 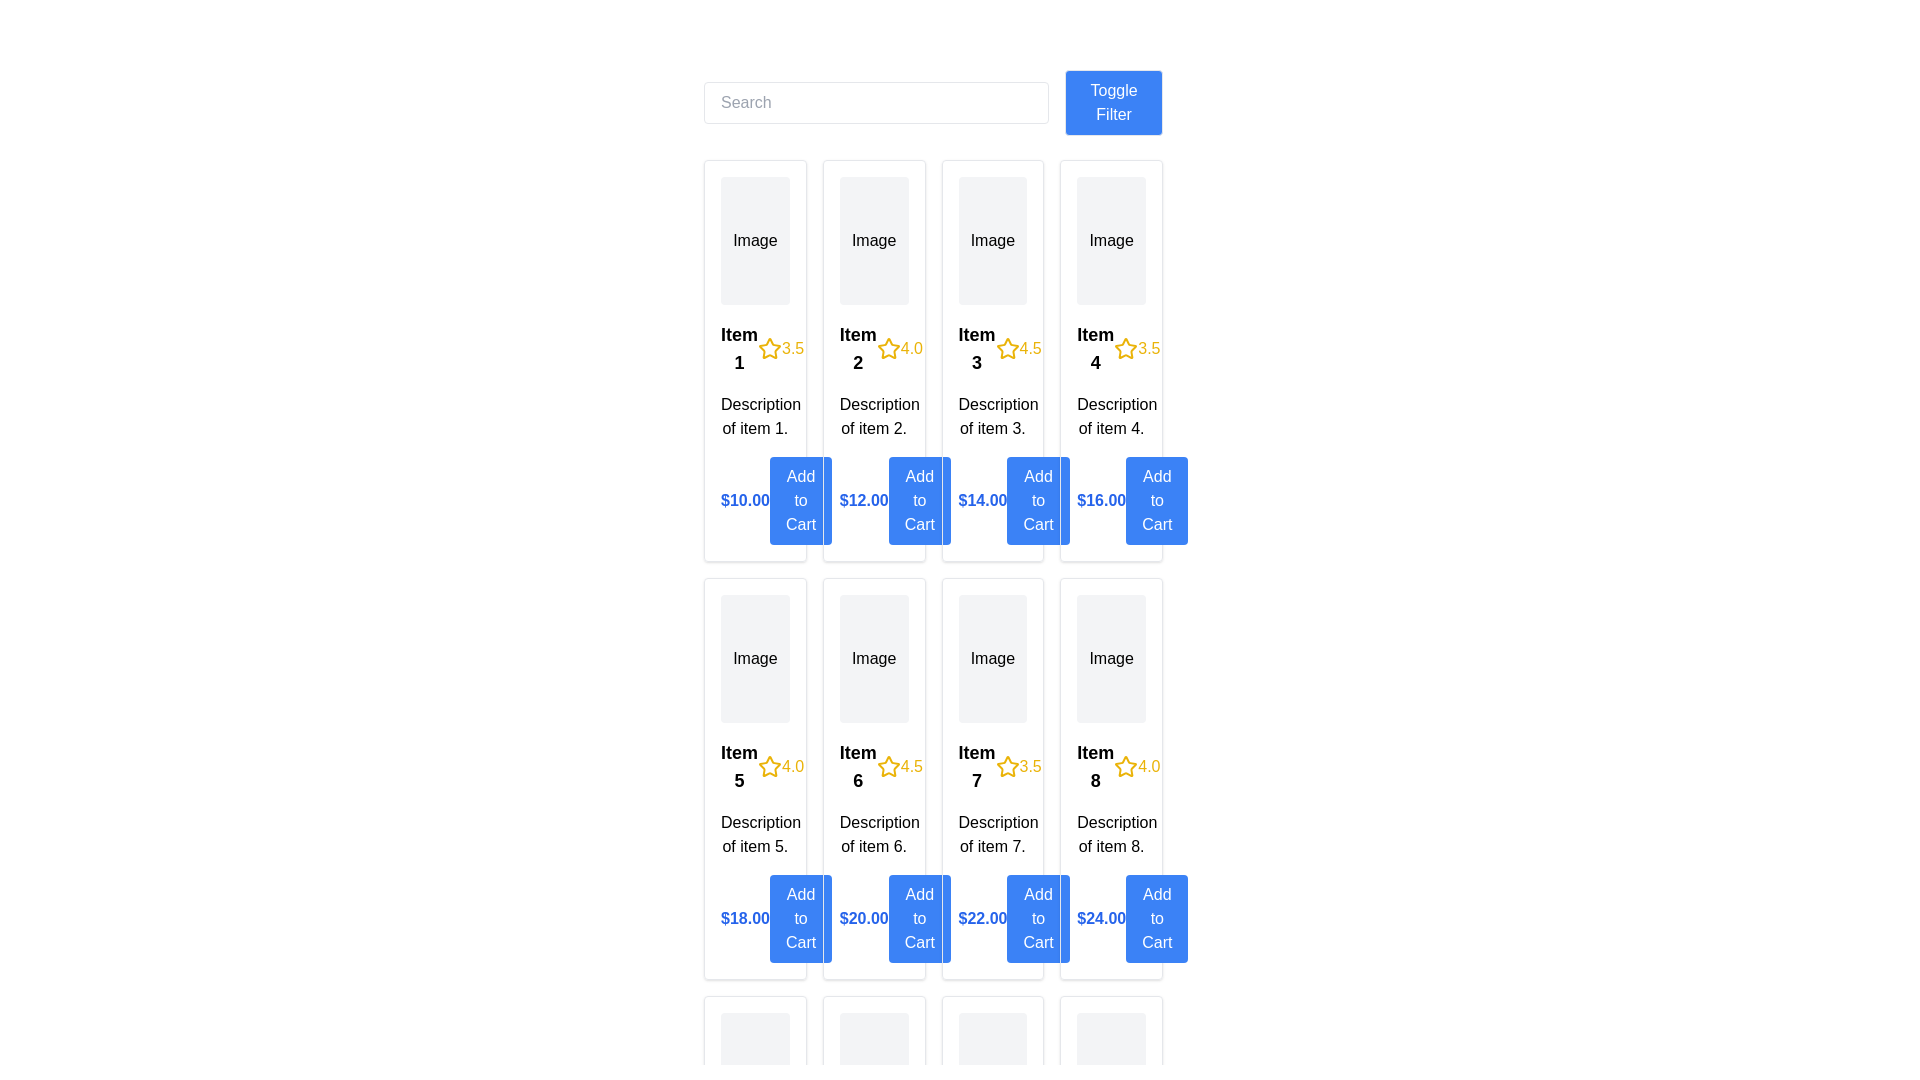 I want to click on the rating indicator element located in the second row and fourth column of the grid layout, which displays the name and rating of an item, so click(x=1110, y=766).